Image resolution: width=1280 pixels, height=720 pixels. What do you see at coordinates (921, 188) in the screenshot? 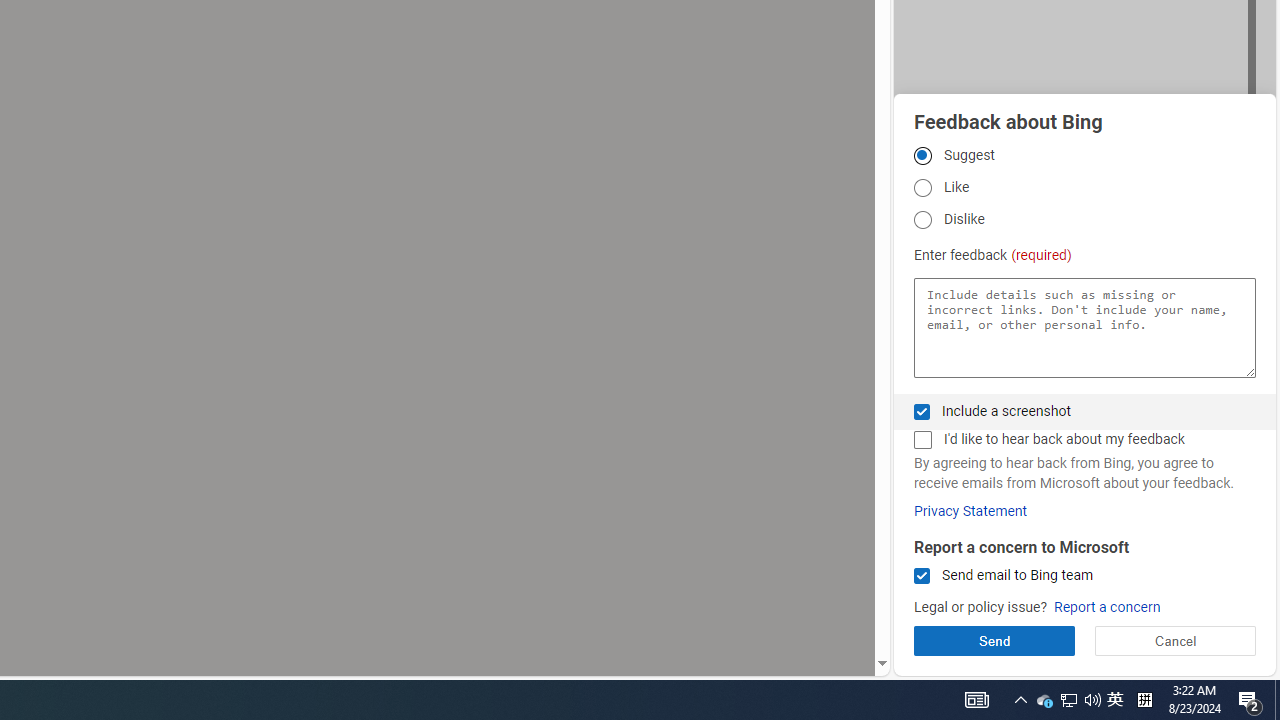
I see `'Like'` at bounding box center [921, 188].